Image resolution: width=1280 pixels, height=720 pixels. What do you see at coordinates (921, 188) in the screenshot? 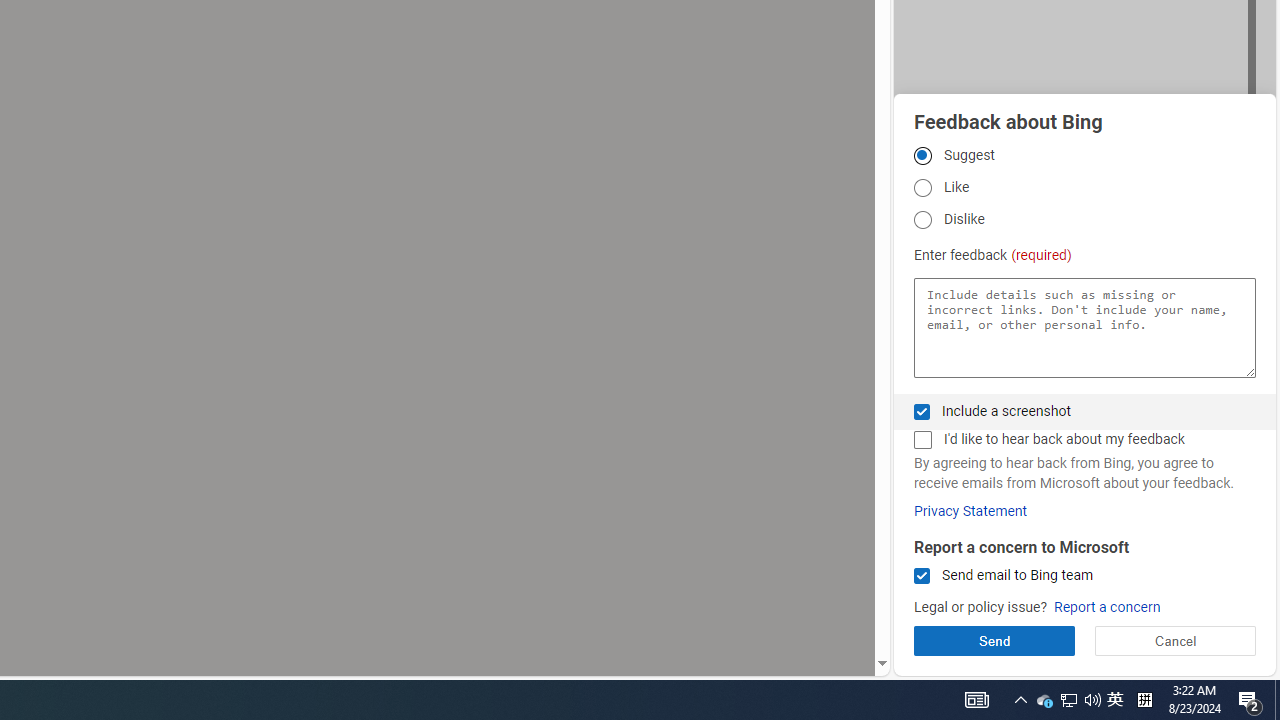
I see `'Like'` at bounding box center [921, 188].